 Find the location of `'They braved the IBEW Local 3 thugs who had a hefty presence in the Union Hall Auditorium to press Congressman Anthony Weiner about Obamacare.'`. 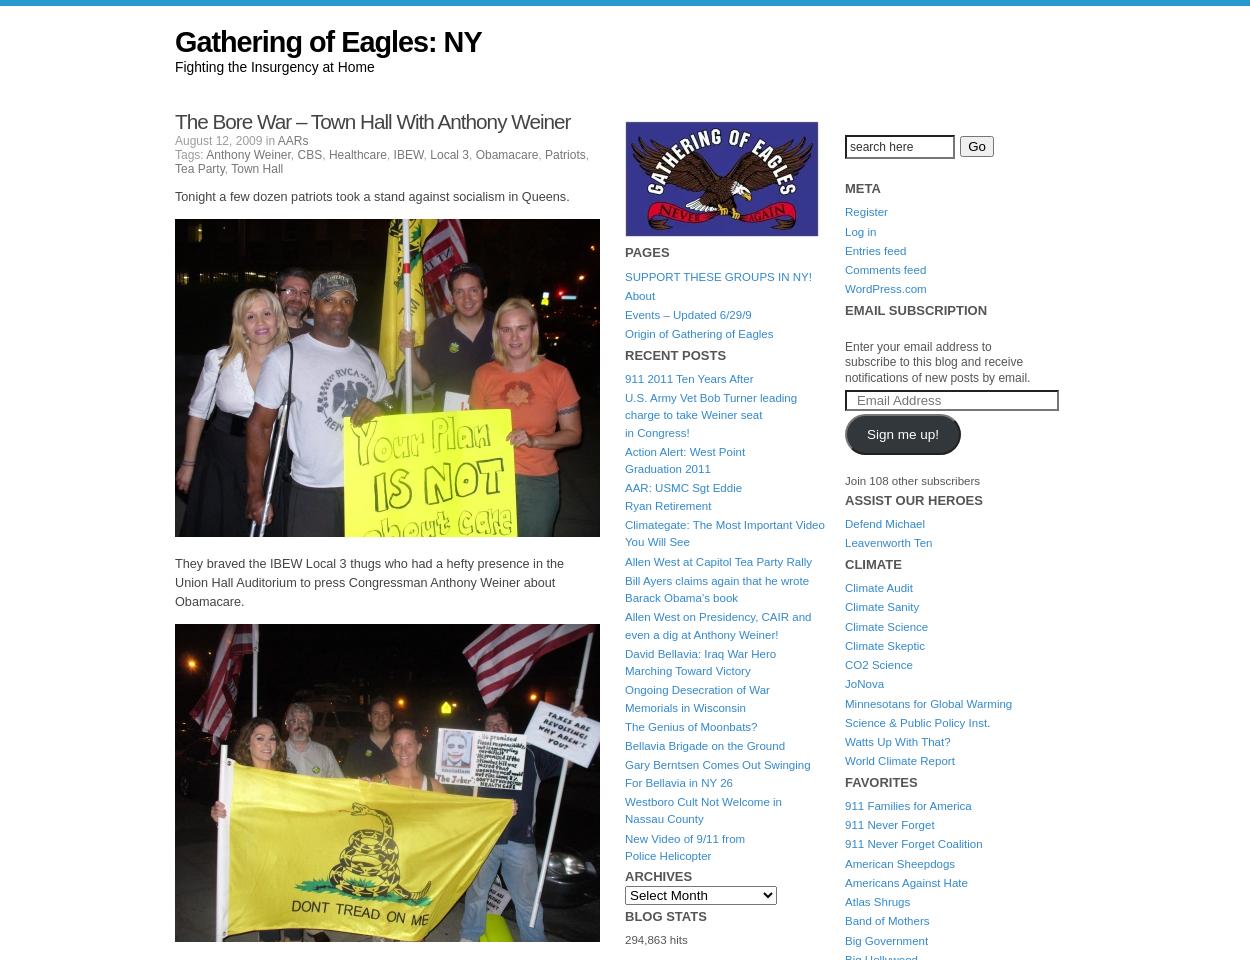

'They braved the IBEW Local 3 thugs who had a hefty presence in the Union Hall Auditorium to press Congressman Anthony Weiner about Obamacare.' is located at coordinates (368, 583).